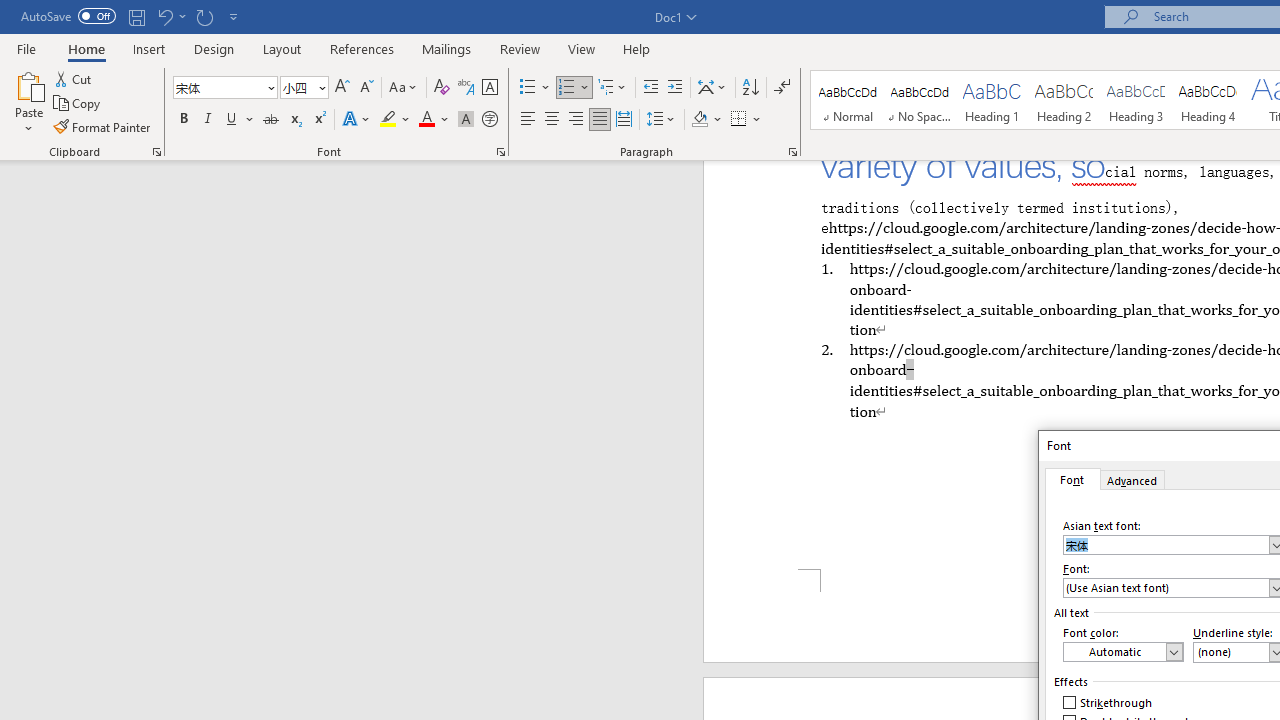 This screenshot has height=720, width=1280. What do you see at coordinates (552, 119) in the screenshot?
I see `'Center'` at bounding box center [552, 119].